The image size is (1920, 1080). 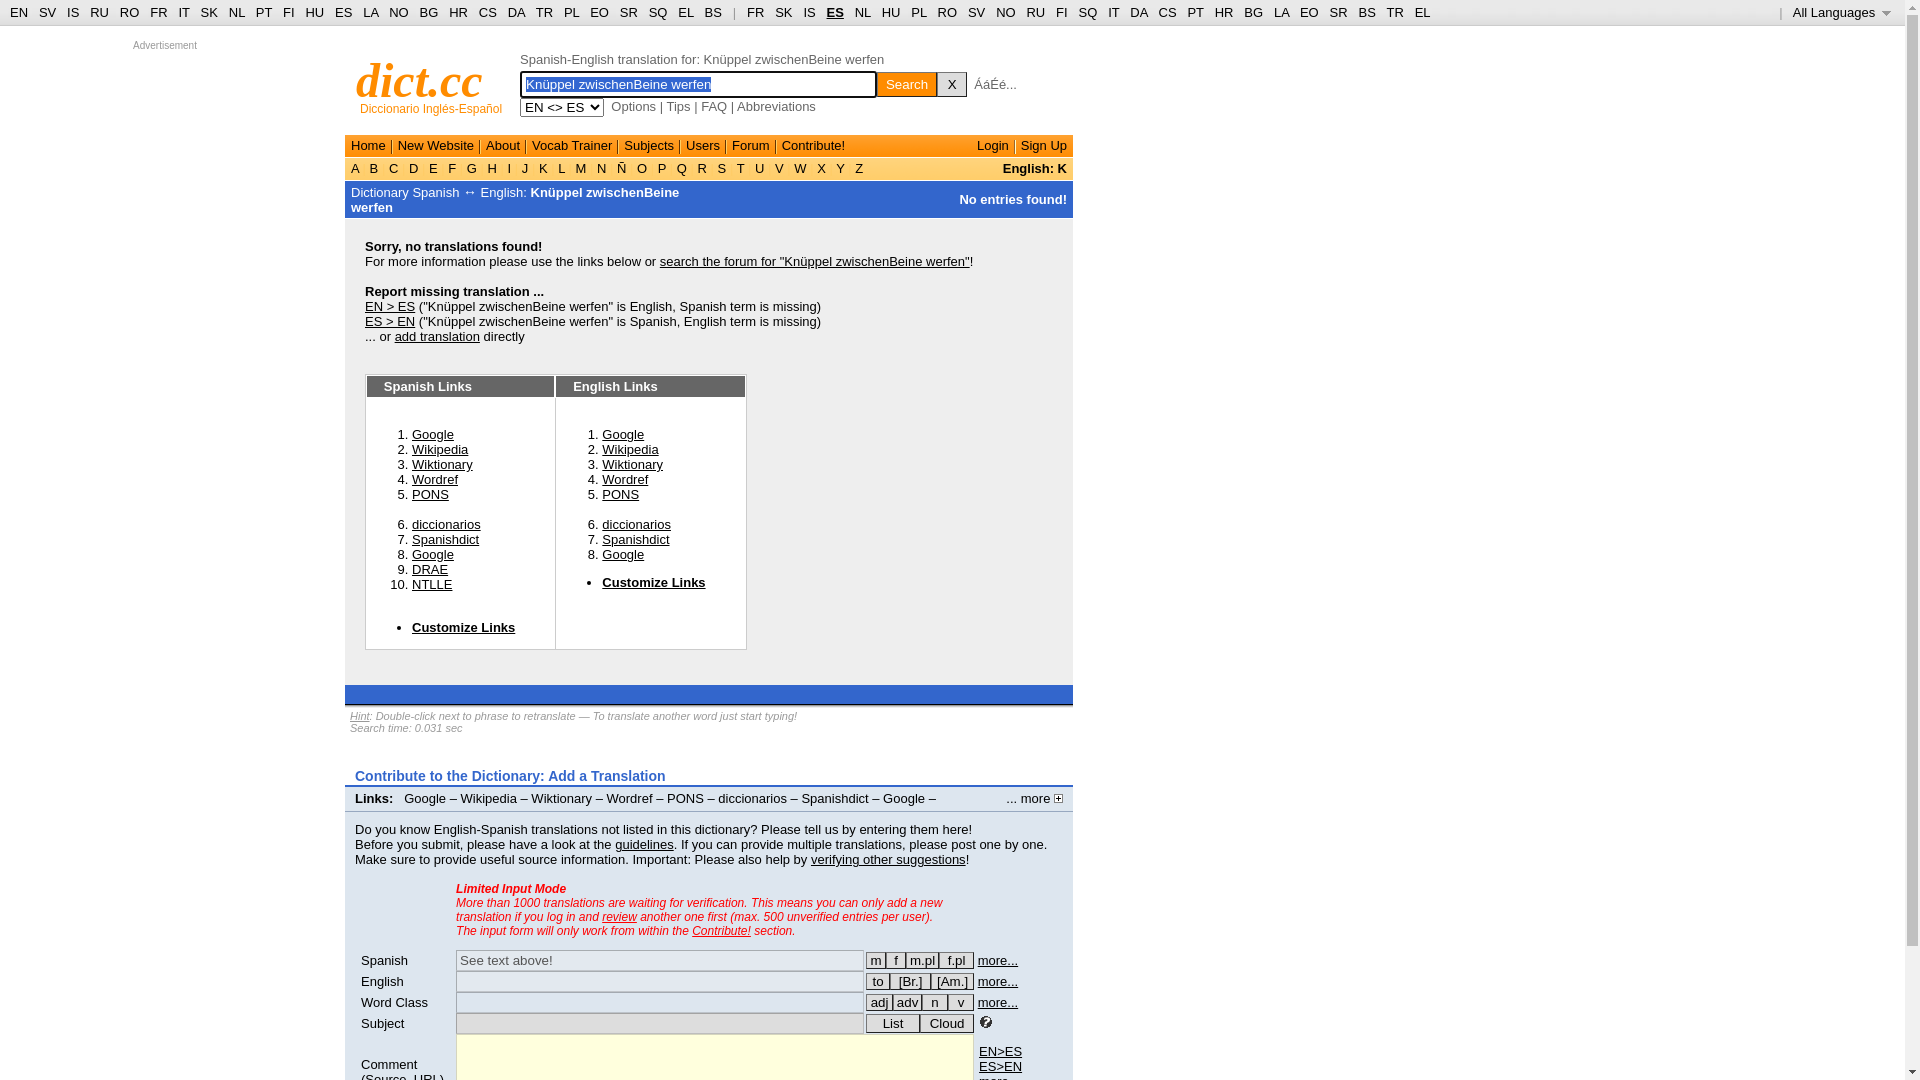 What do you see at coordinates (503, 144) in the screenshot?
I see `'About'` at bounding box center [503, 144].